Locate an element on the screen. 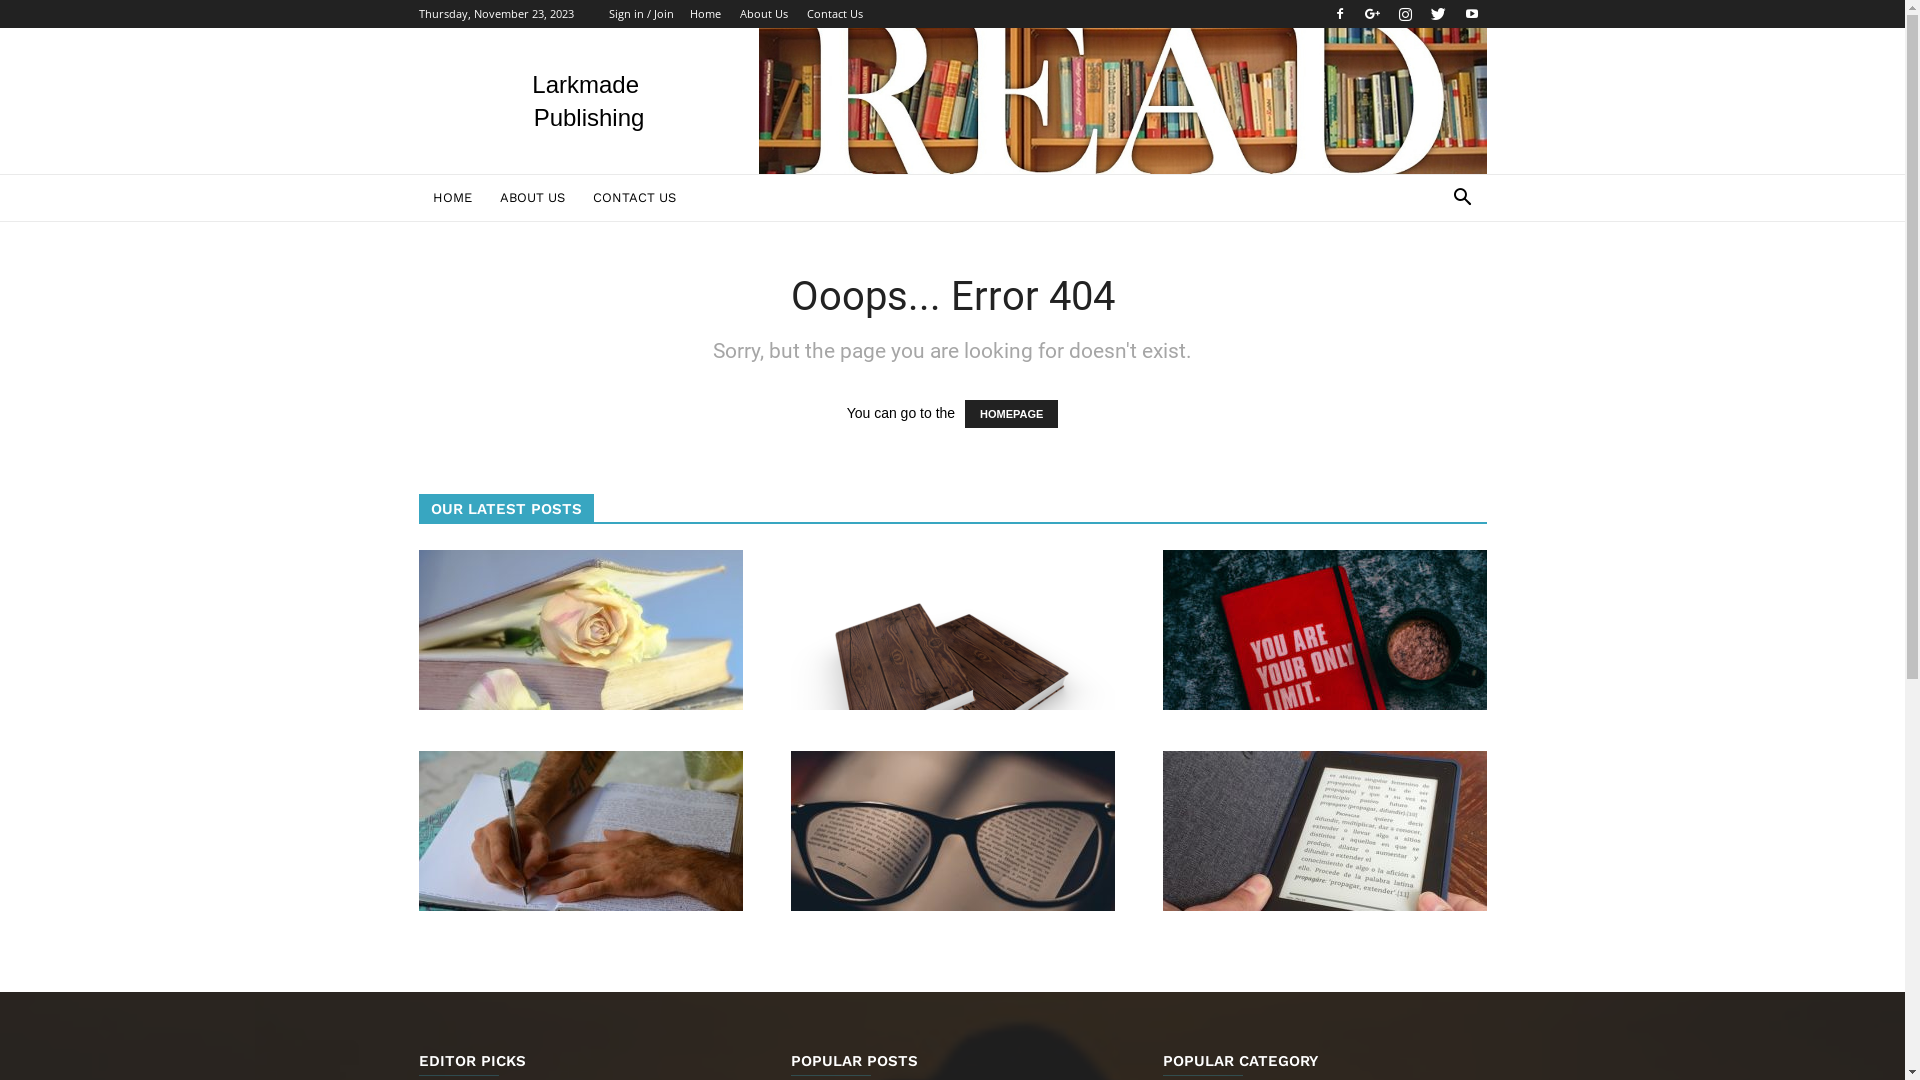 The image size is (1920, 1080). 'Search' is located at coordinates (1430, 277).